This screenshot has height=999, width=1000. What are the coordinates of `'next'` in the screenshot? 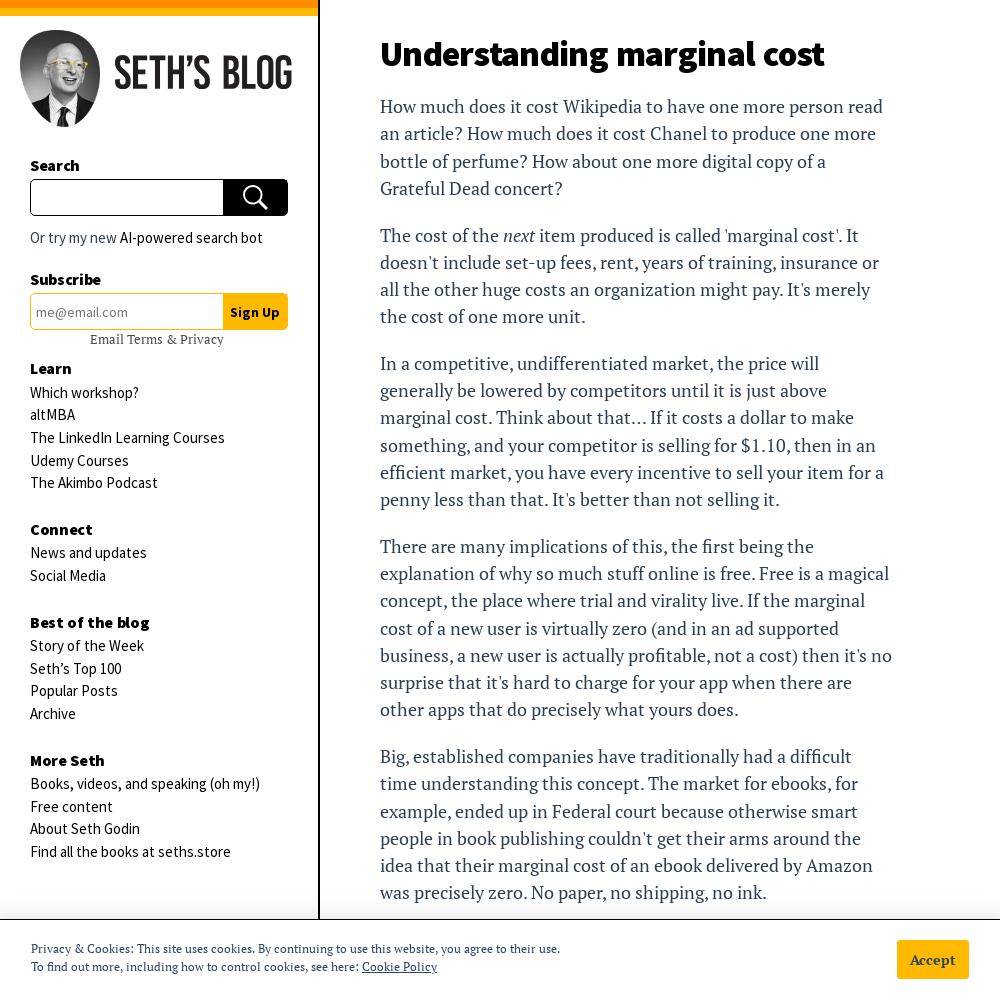 It's located at (519, 234).